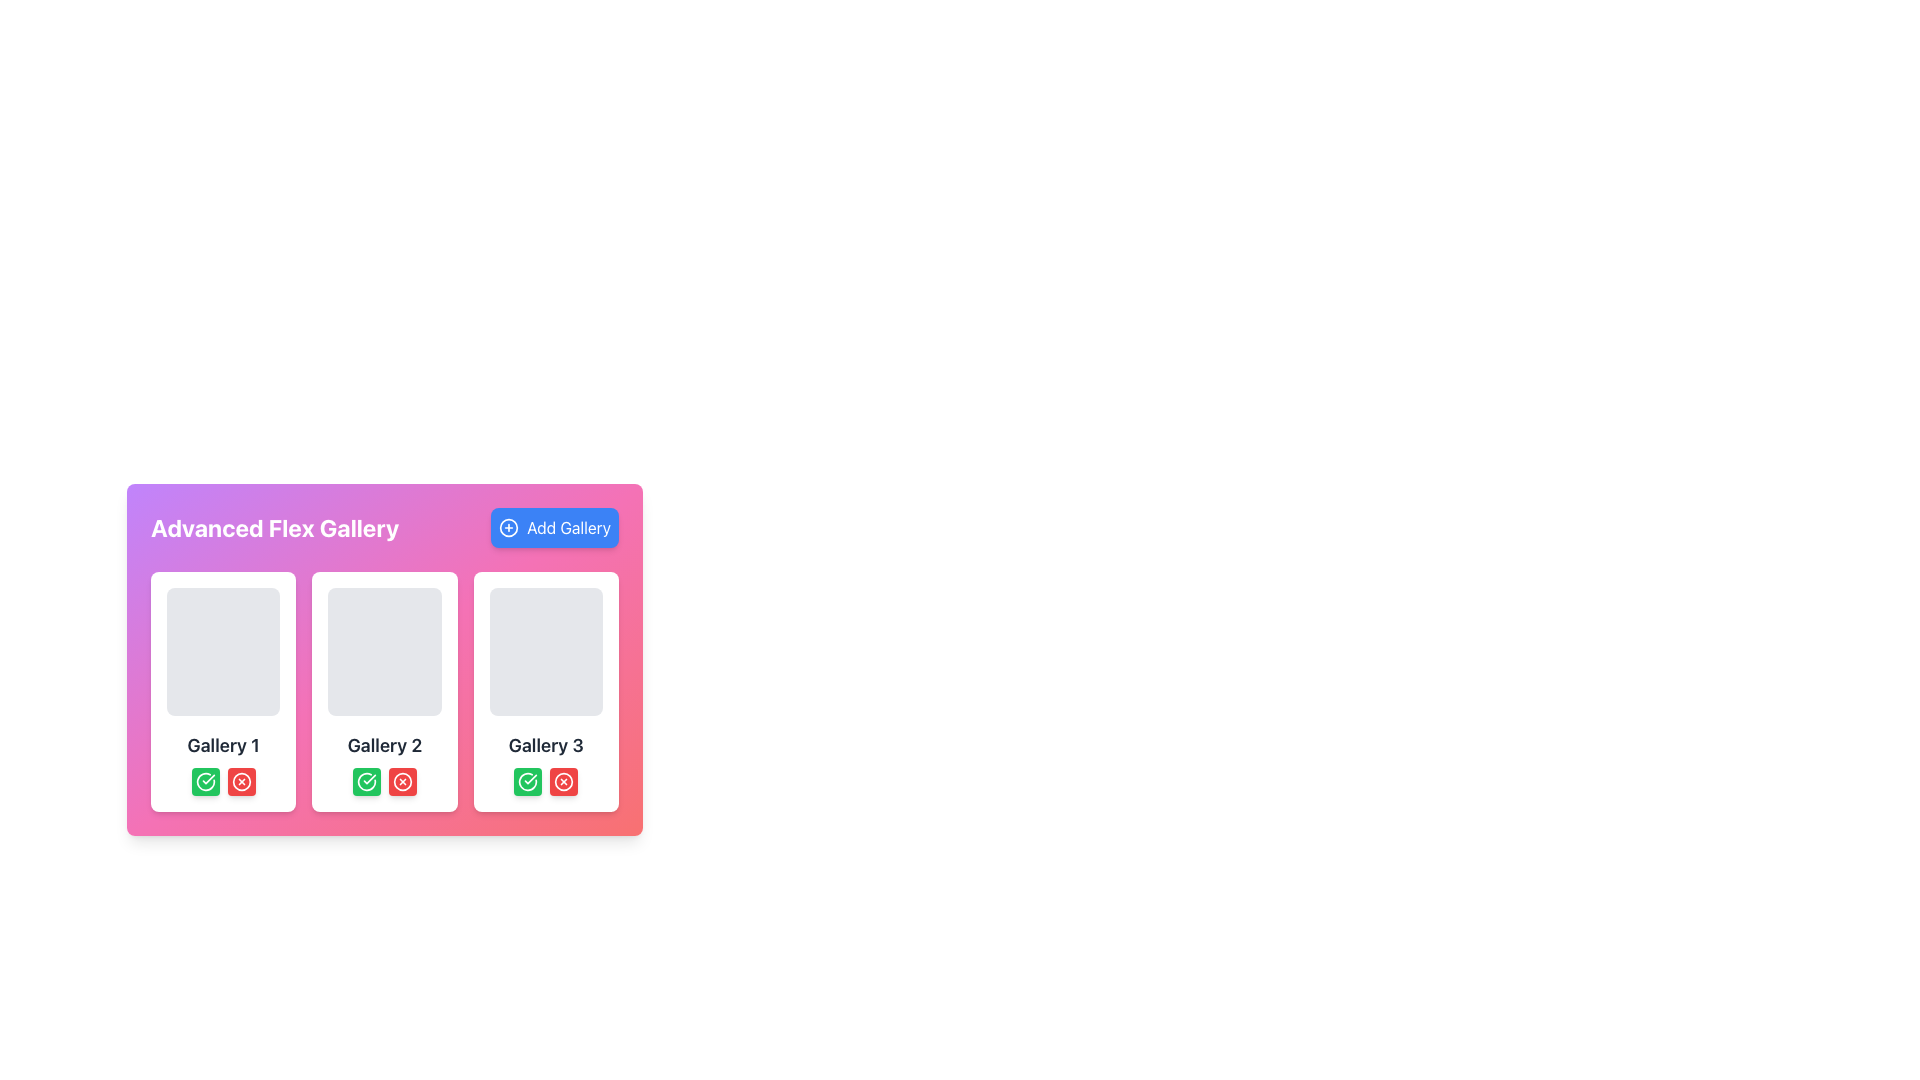 The height and width of the screenshot is (1080, 1920). Describe the element at coordinates (402, 781) in the screenshot. I see `the delete button located at the bottom-right corner of the third gallery card` at that location.